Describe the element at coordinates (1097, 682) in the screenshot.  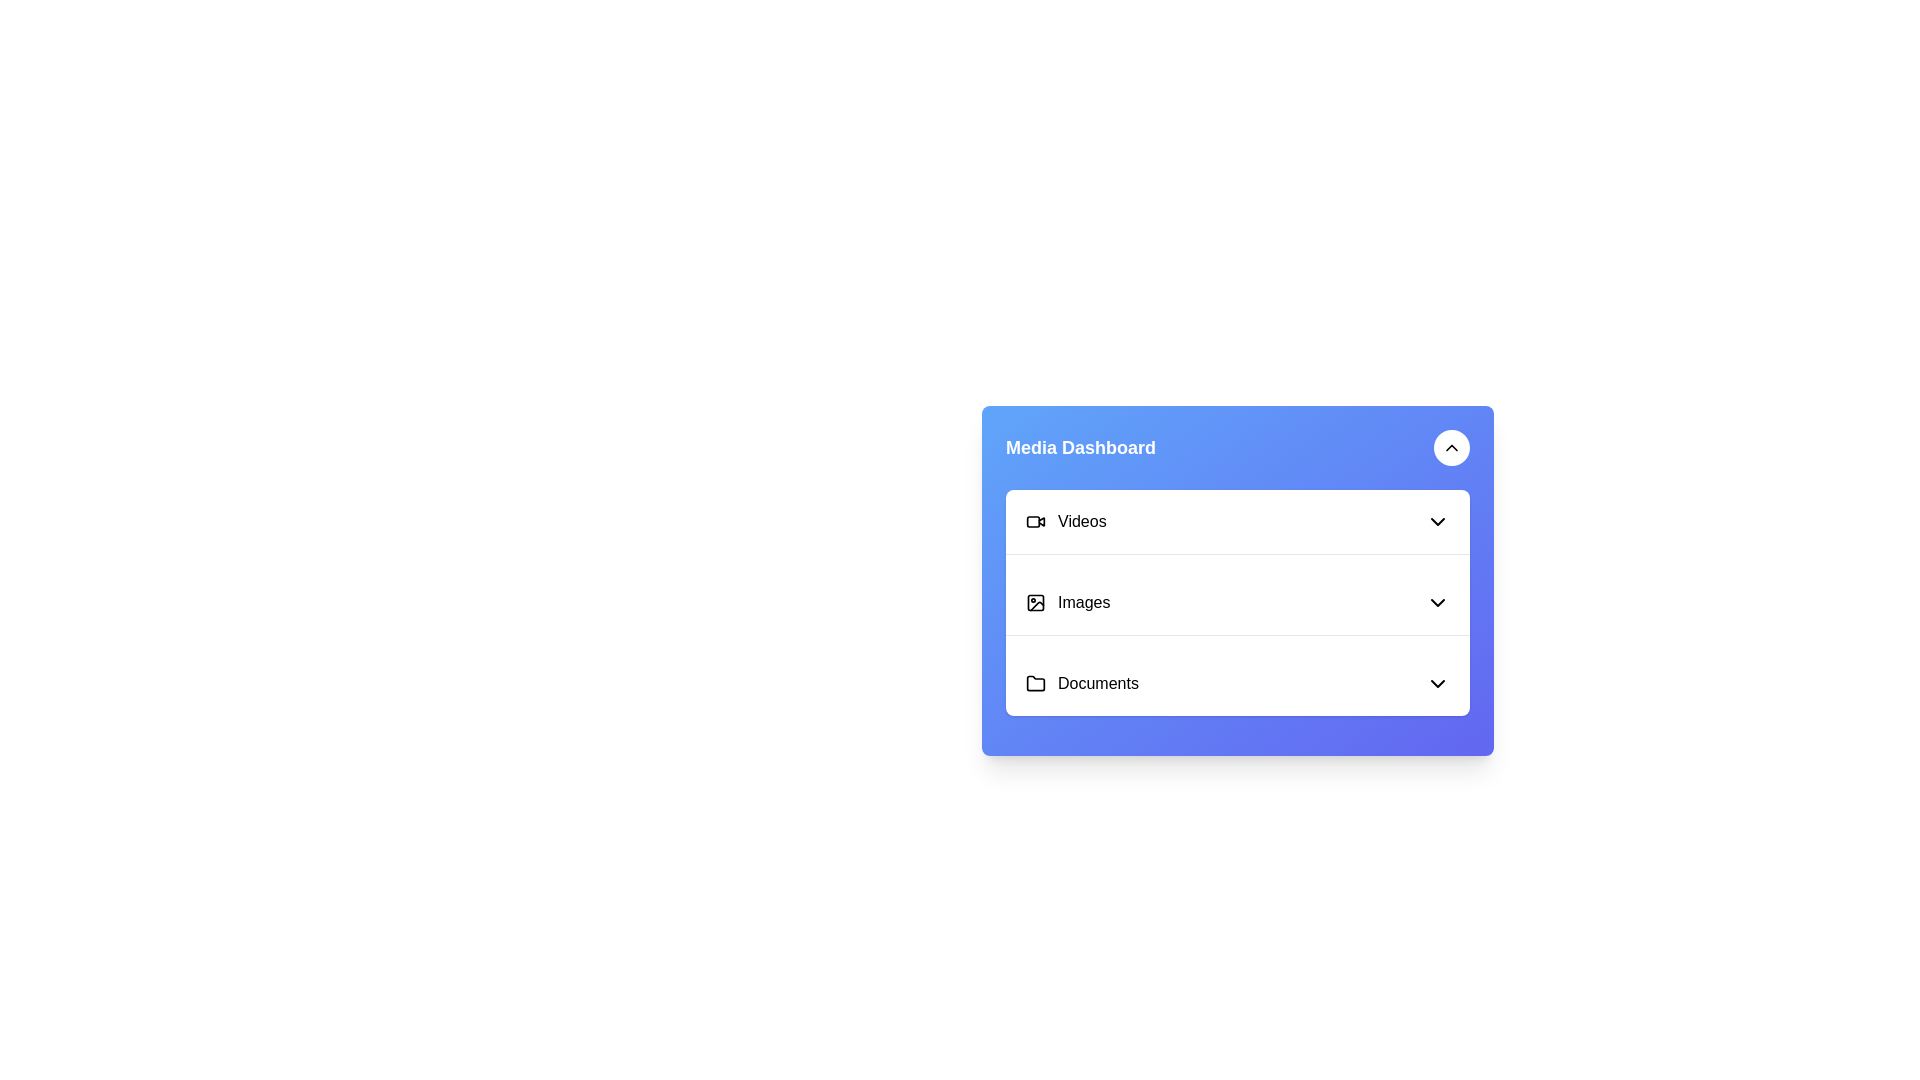
I see `the 'Documents' label, which is styled in a standard sans-serif font, appears in black color, and is positioned on the third row of the menu list within the 'Media Dashboard', directly to the right of a folder icon` at that location.